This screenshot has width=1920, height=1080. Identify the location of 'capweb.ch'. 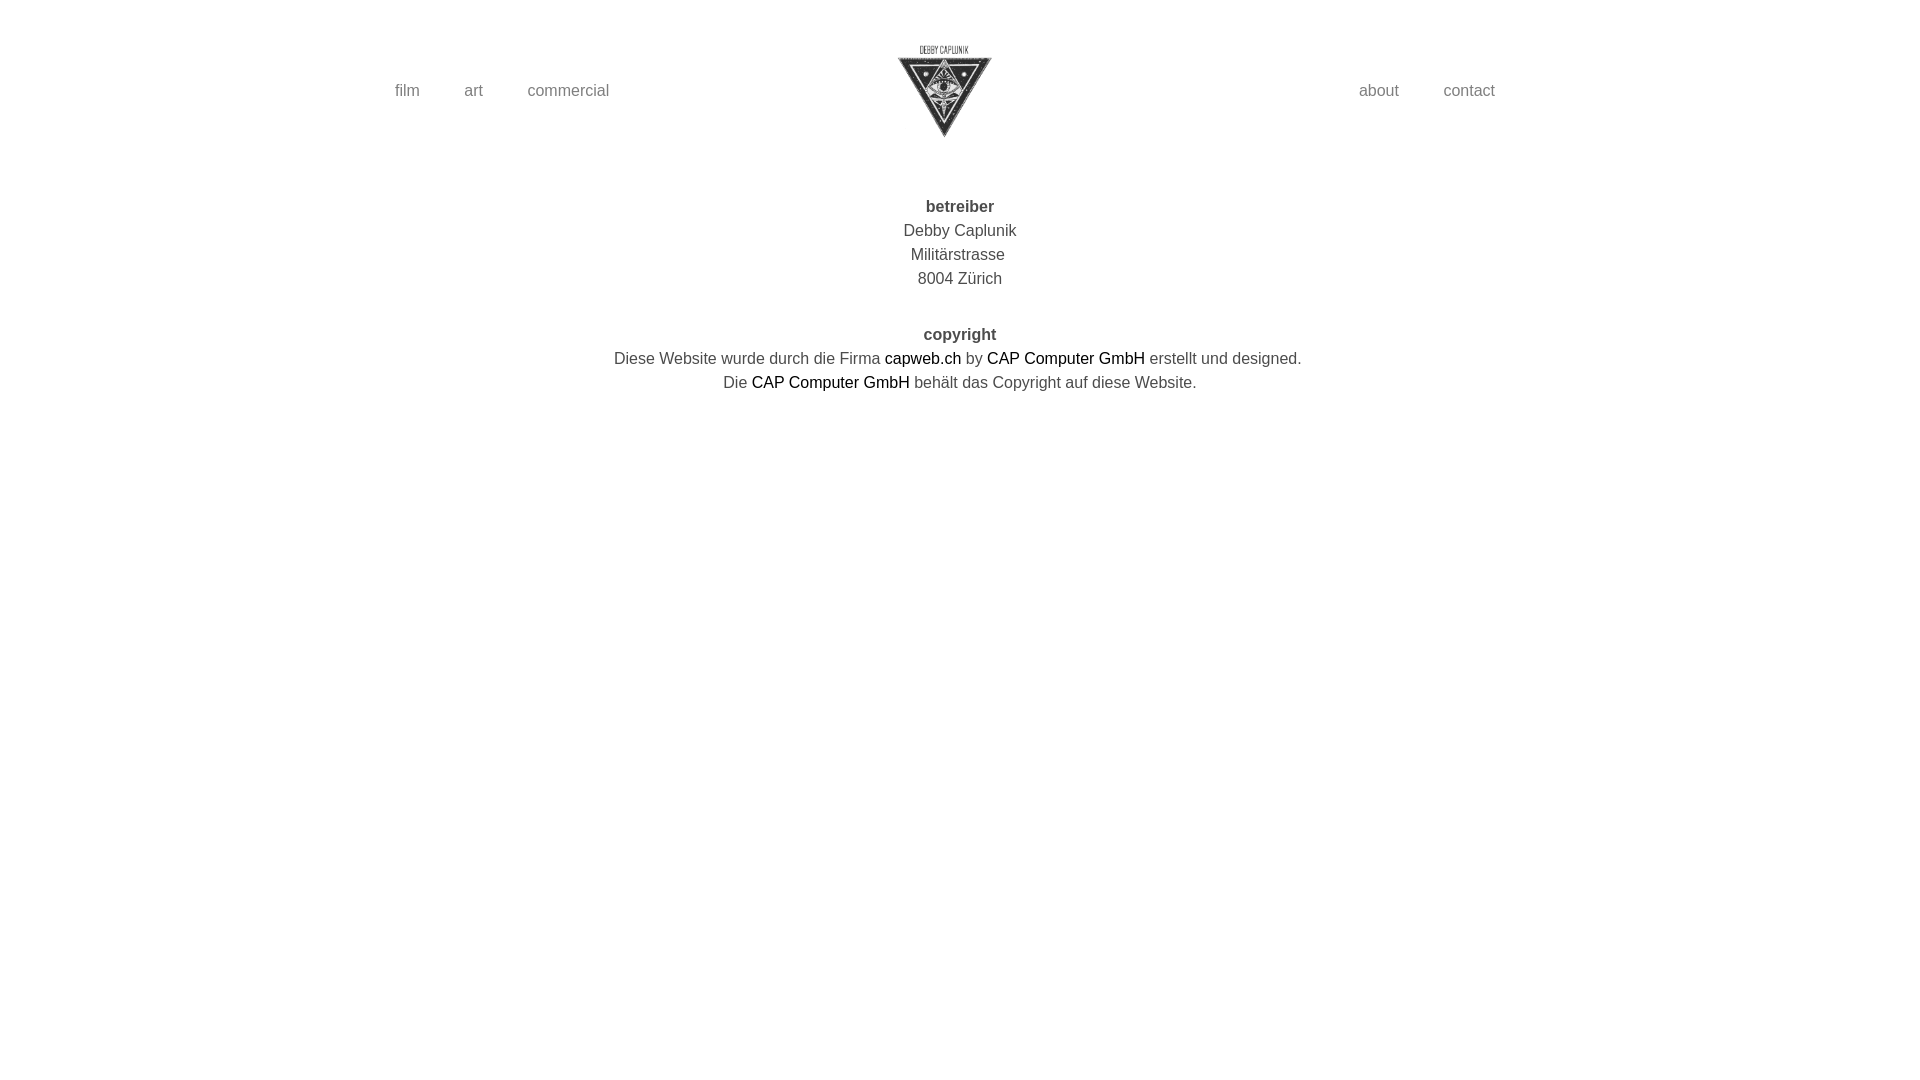
(883, 357).